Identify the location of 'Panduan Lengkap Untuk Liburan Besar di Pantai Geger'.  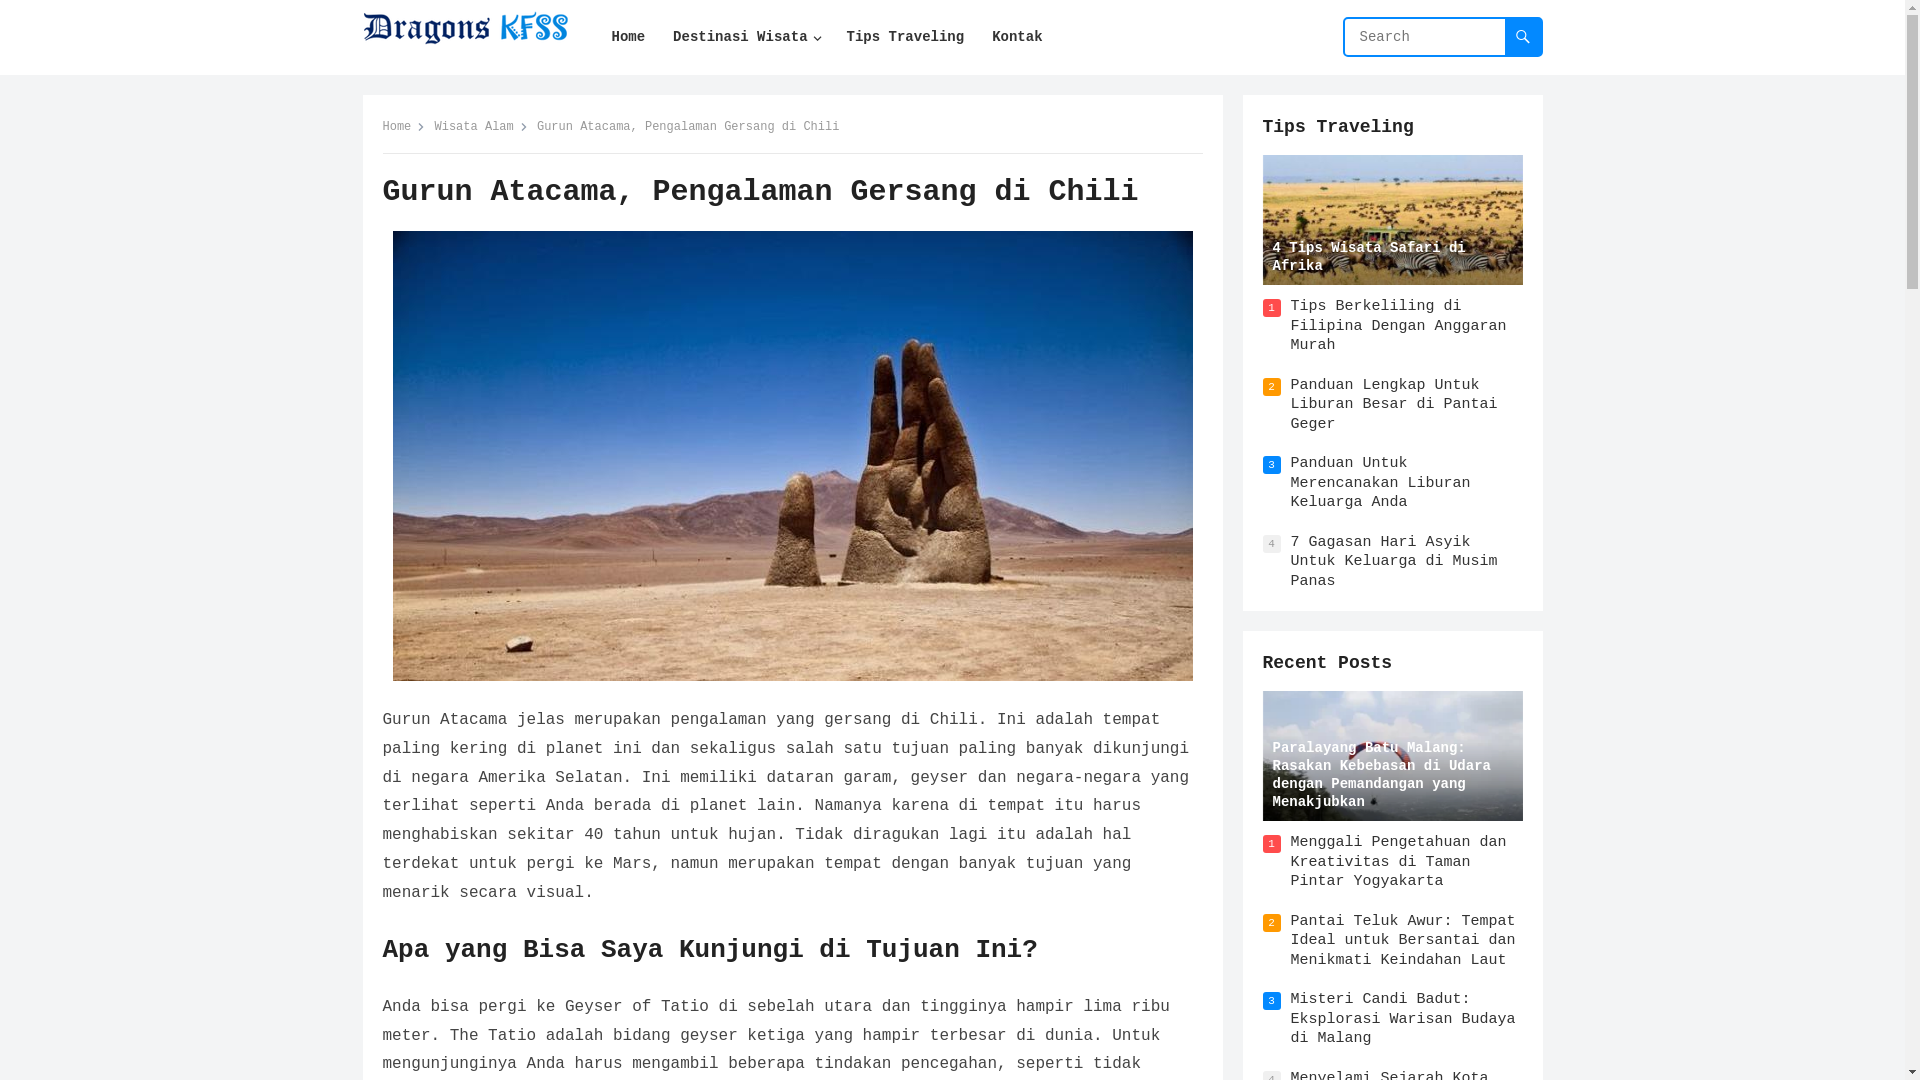
(1392, 405).